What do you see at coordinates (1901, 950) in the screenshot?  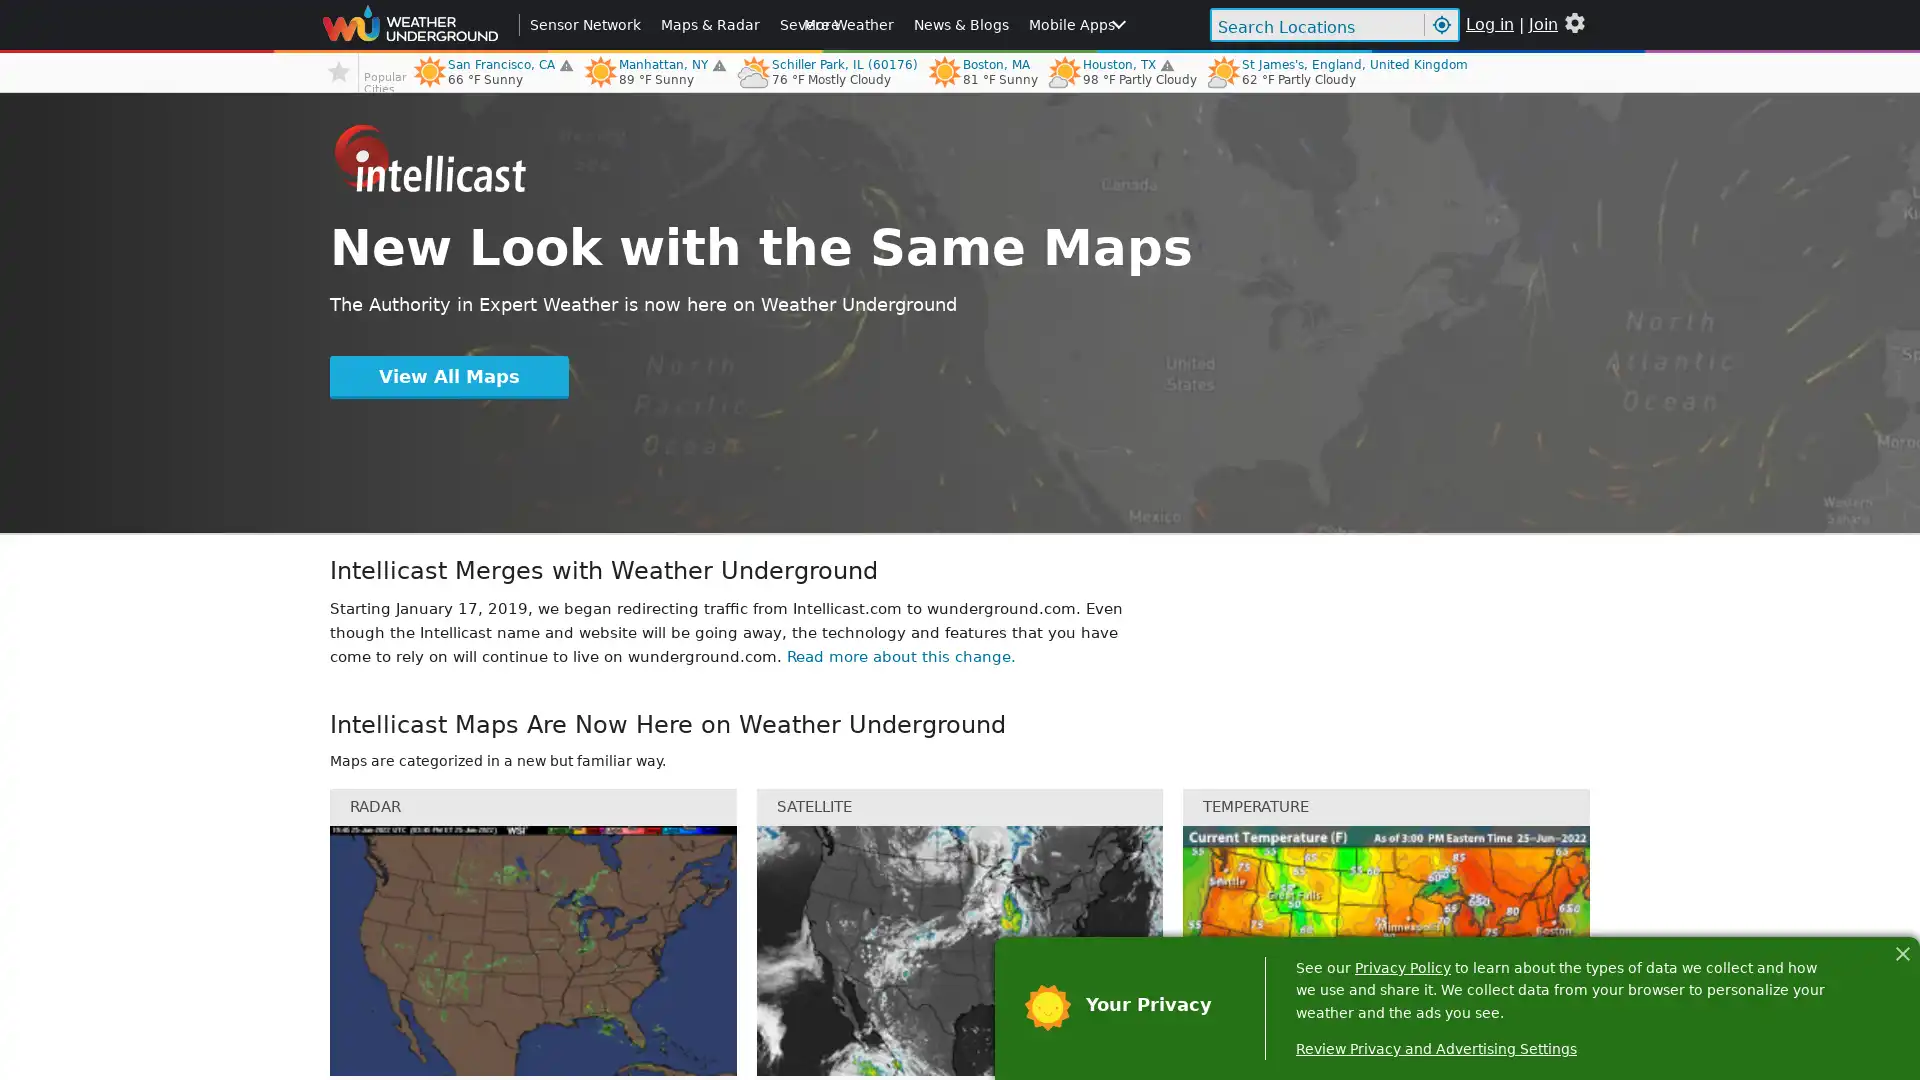 I see `close` at bounding box center [1901, 950].